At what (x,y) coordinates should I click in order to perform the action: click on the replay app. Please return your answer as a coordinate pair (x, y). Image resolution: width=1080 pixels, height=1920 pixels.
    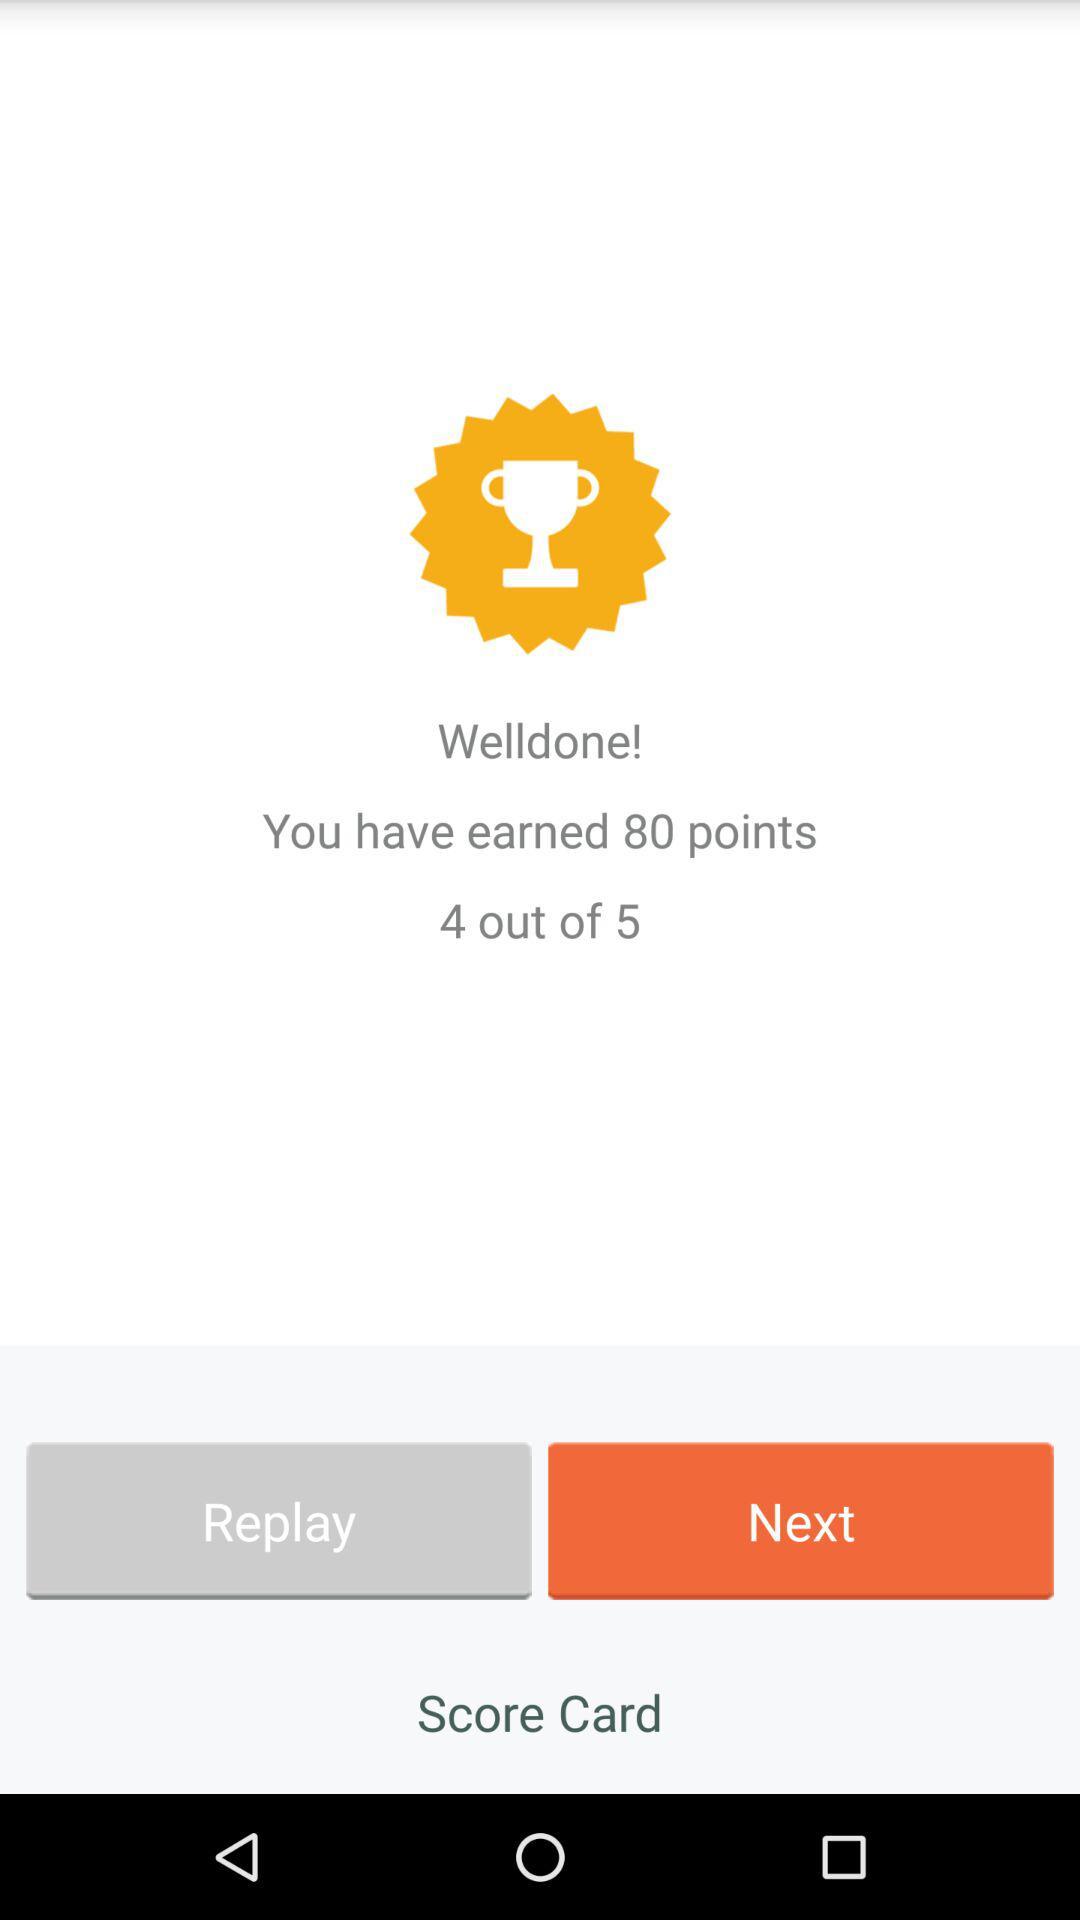
    Looking at the image, I should click on (278, 1520).